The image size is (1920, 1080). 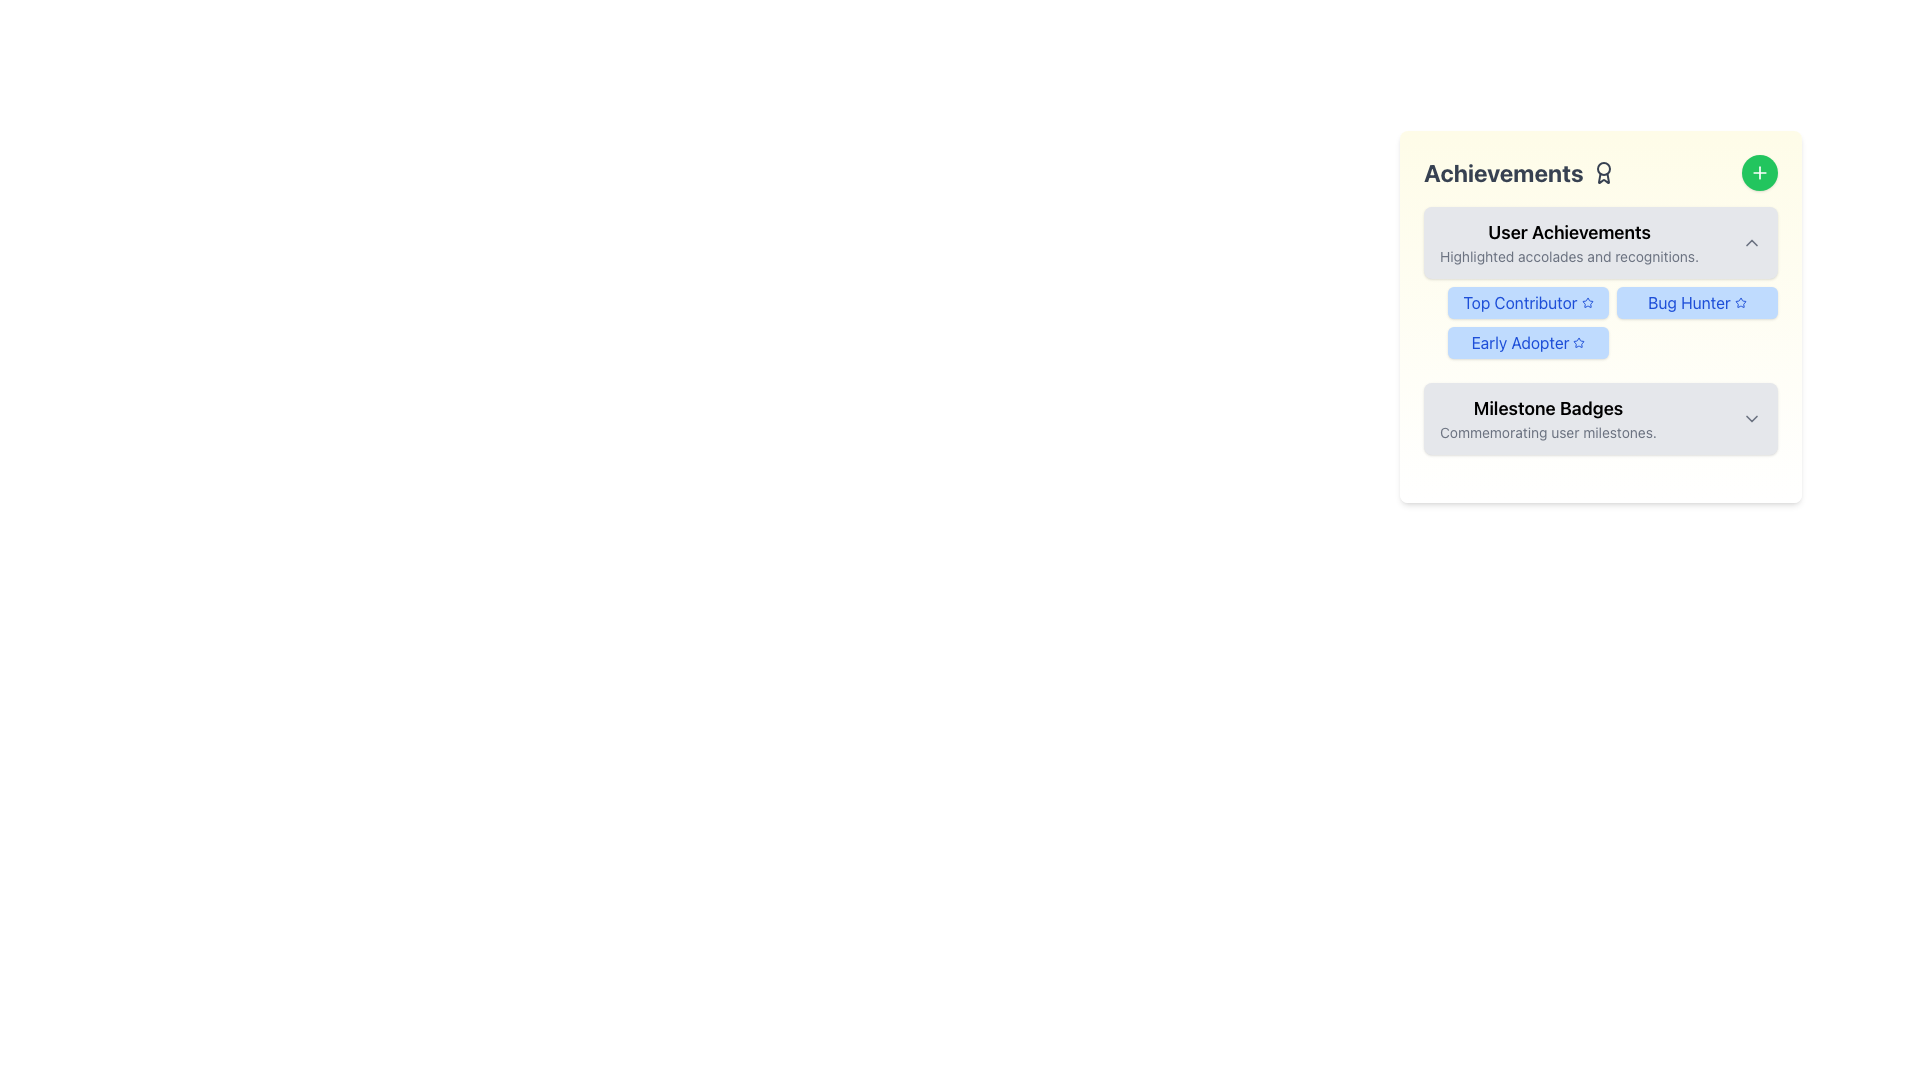 I want to click on the descriptive text element located beneath the 'User Achievements' header, which provides context about the achievements section, so click(x=1568, y=256).